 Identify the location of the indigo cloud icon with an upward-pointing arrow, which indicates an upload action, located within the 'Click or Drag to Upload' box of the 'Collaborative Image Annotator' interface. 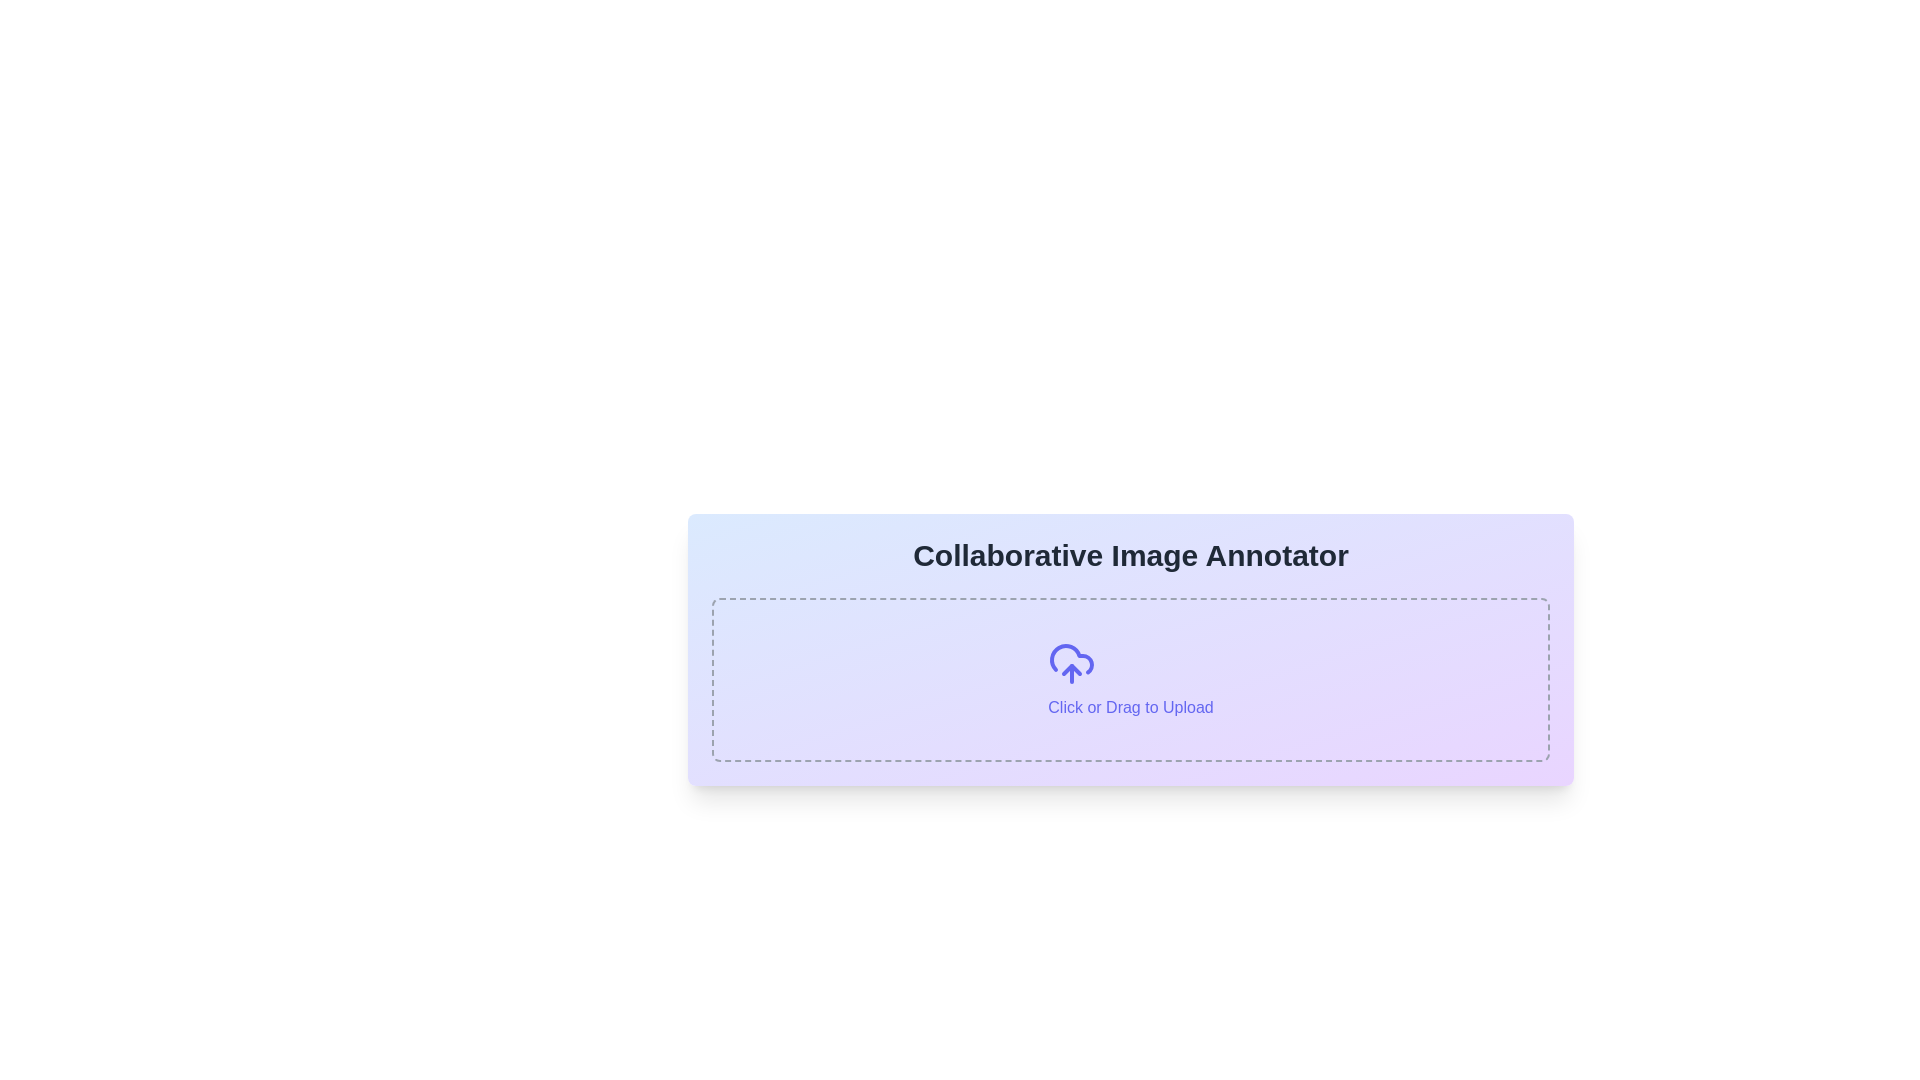
(1071, 663).